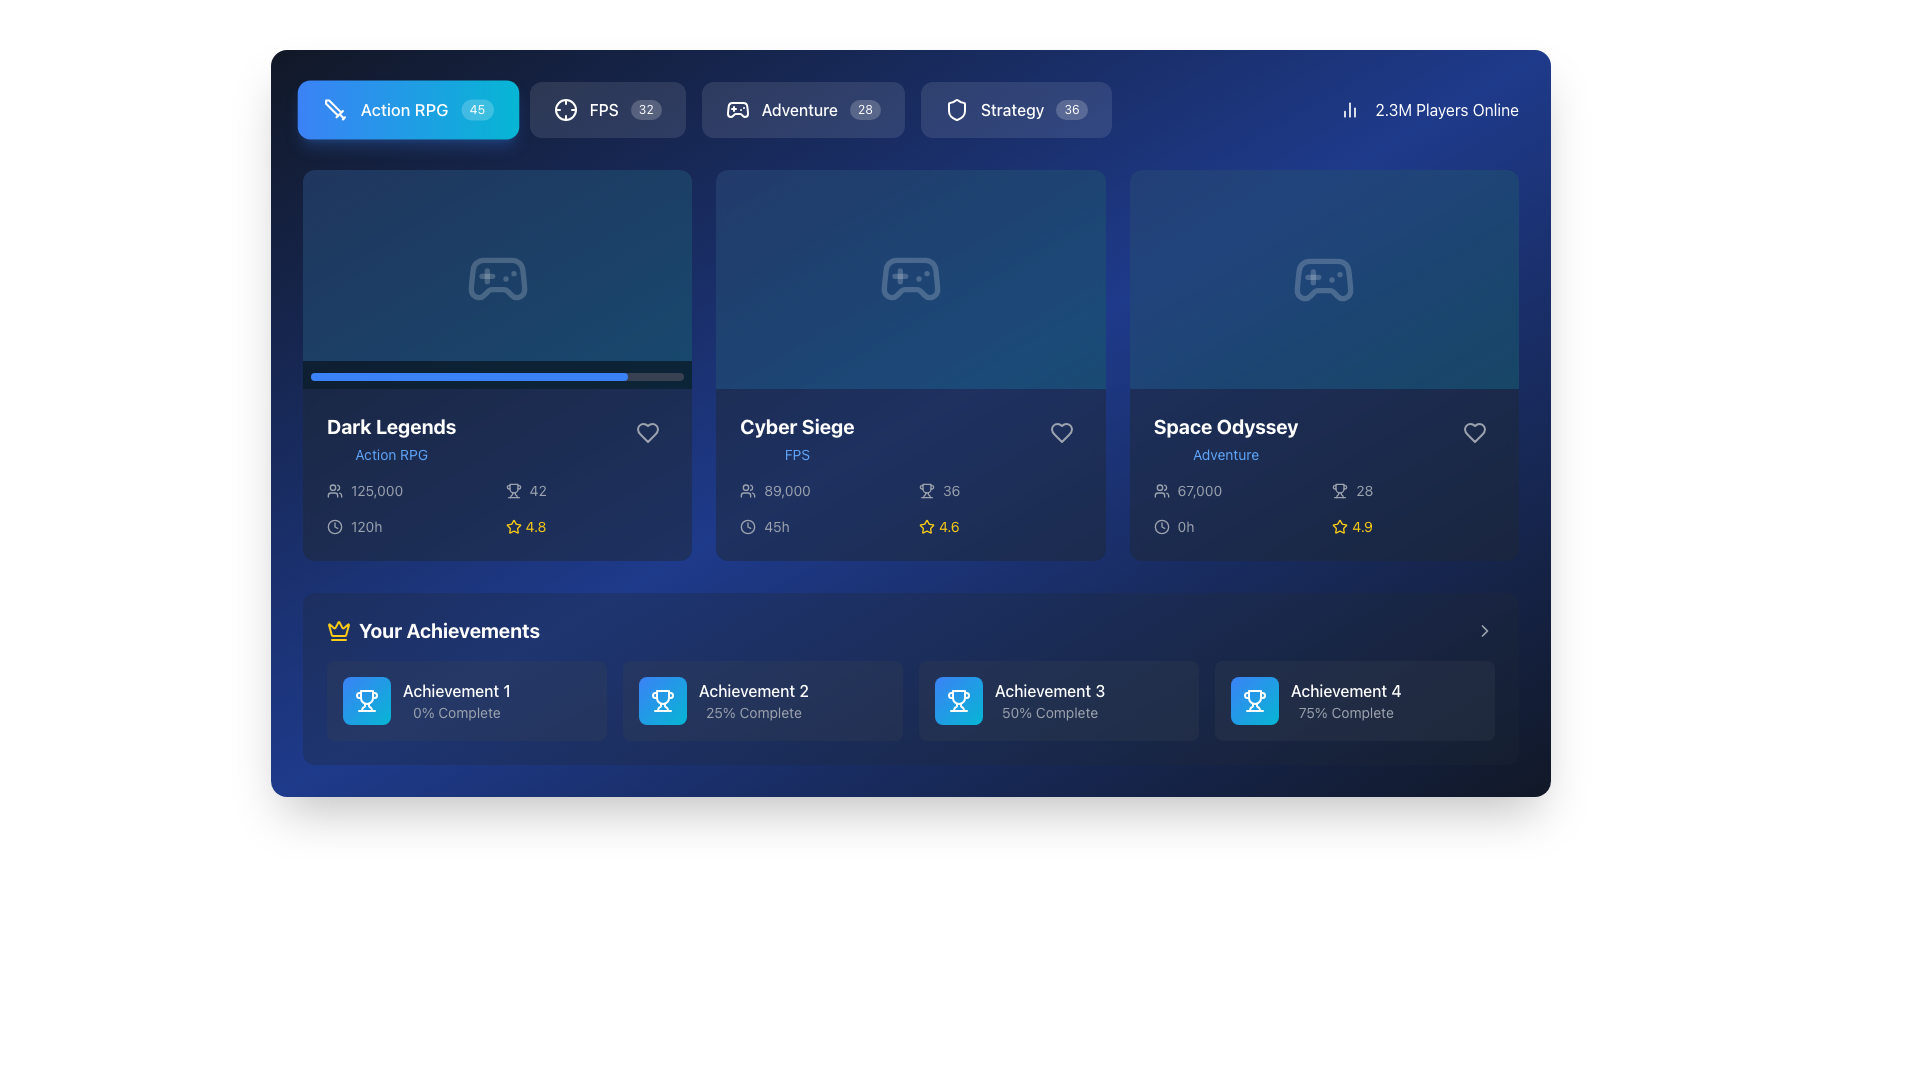 This screenshot has height=1080, width=1920. I want to click on the stylized game controller icon located in the top-right area of the 'Space Odyssey' game card, so click(1324, 279).